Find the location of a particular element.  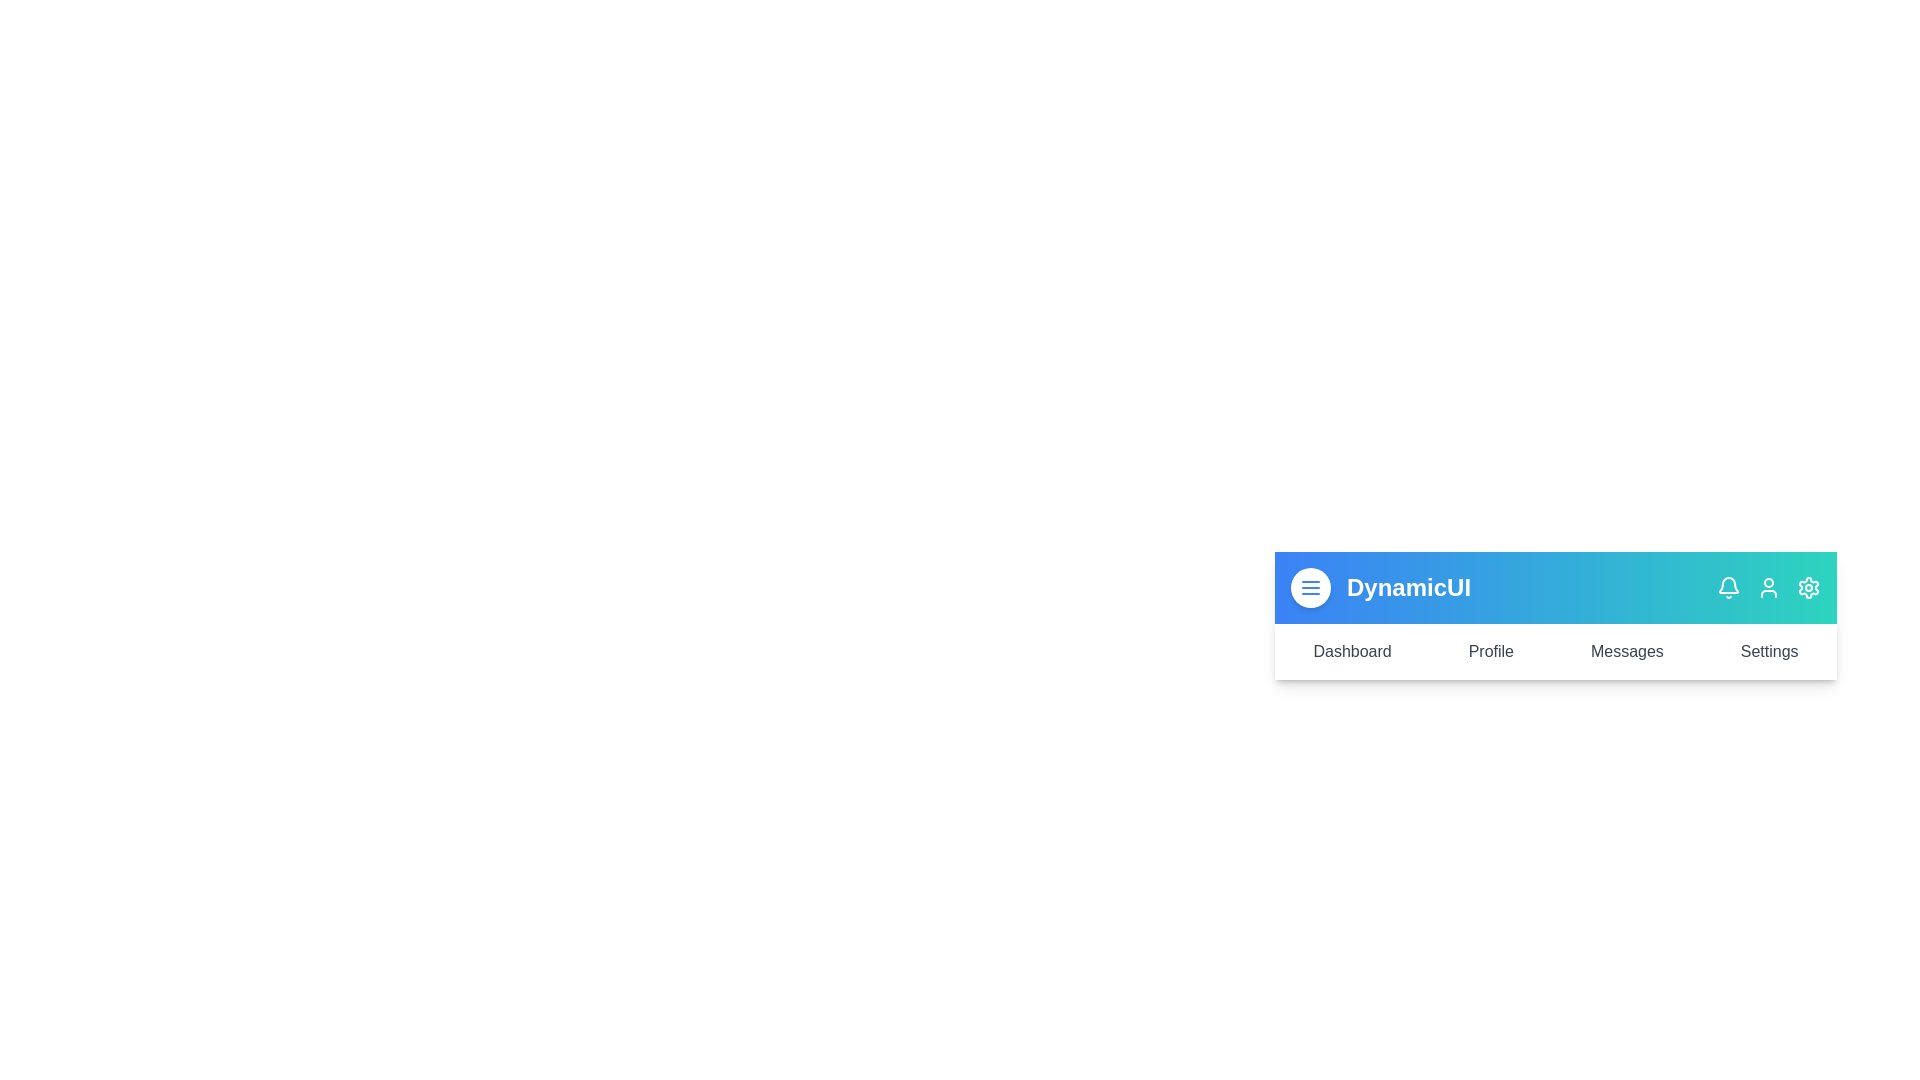

the 'Dashboard' menu item is located at coordinates (1352, 651).